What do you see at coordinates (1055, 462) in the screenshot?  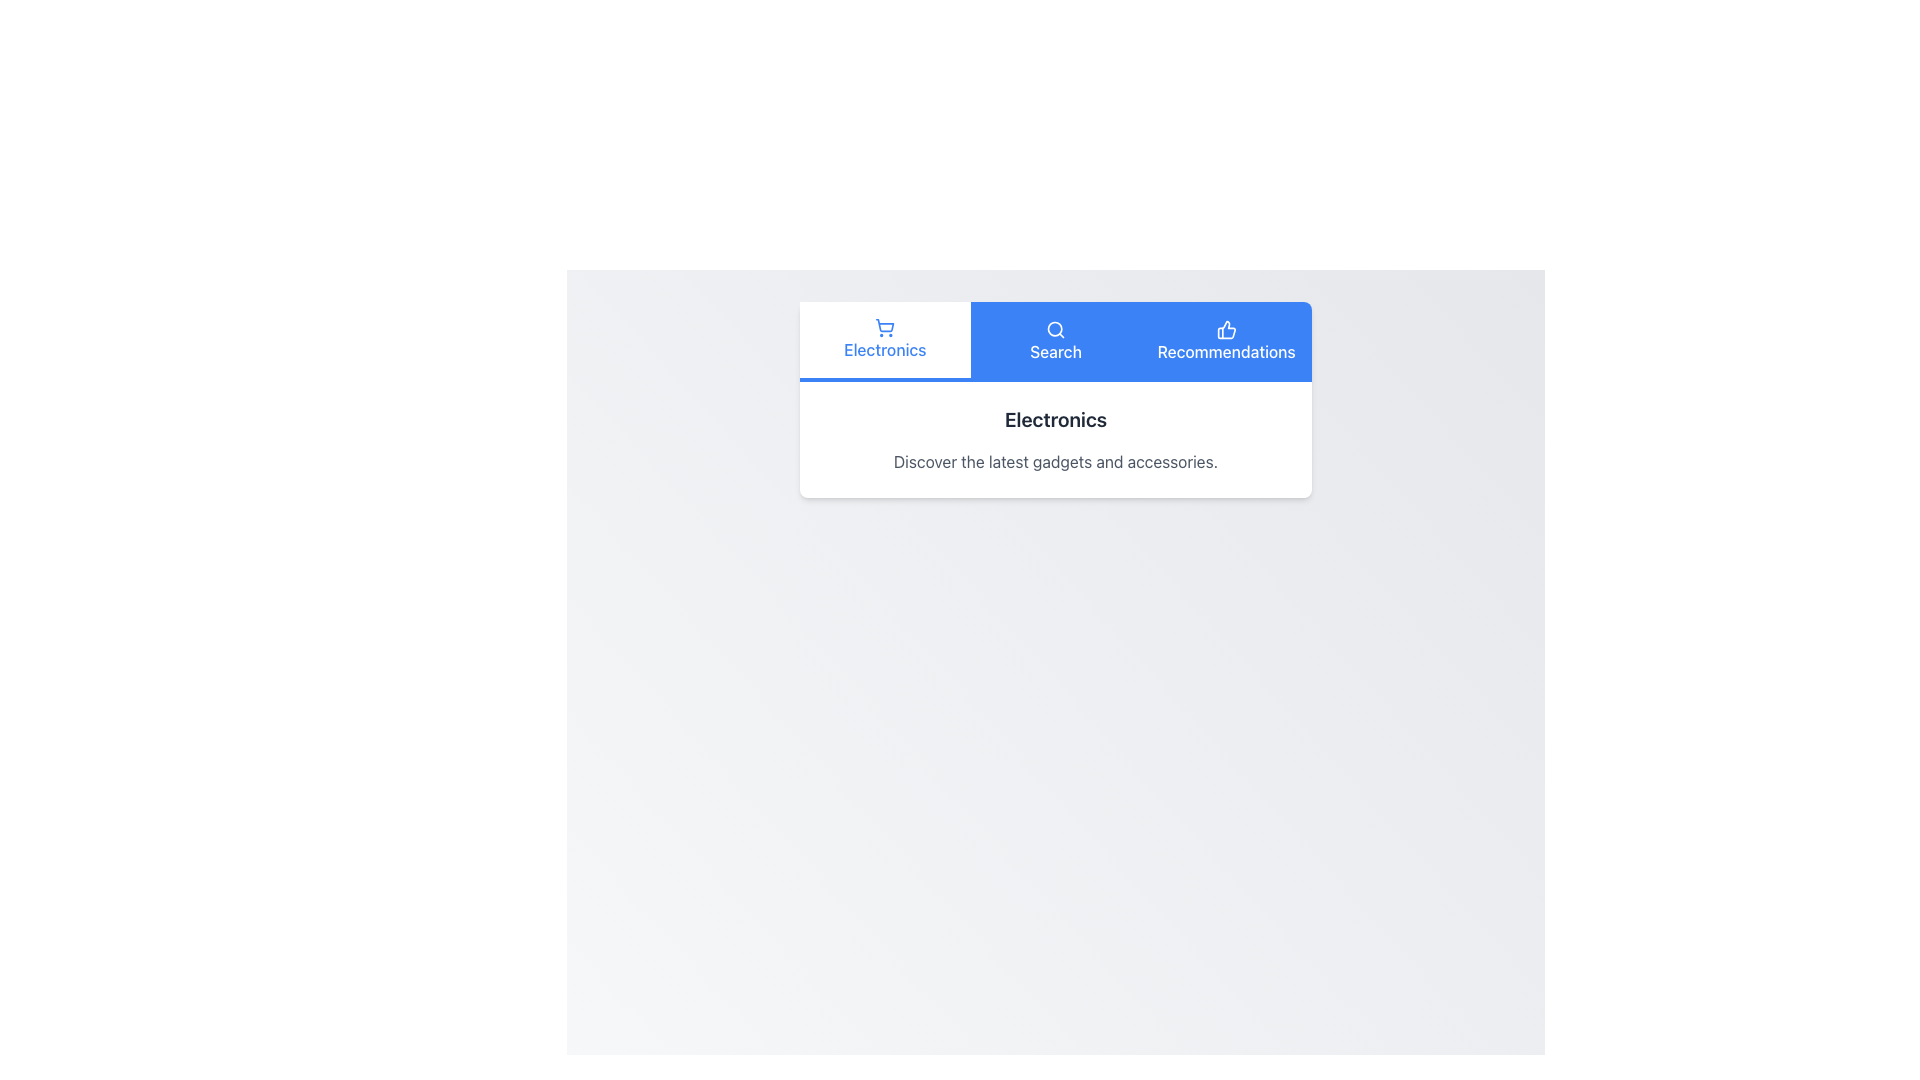 I see `the static text element that provides contextual information about the 'Electronics' heading, located directly below it` at bounding box center [1055, 462].